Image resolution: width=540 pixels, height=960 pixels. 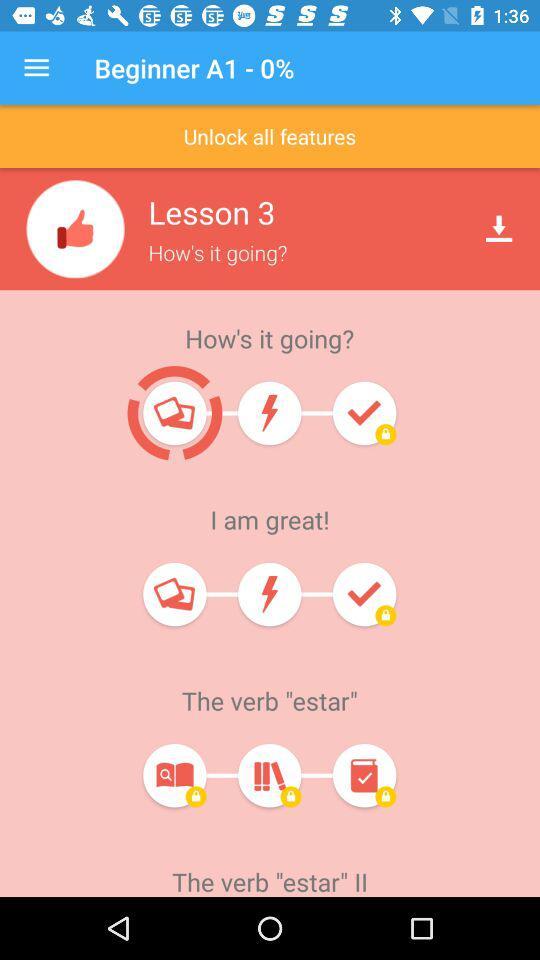 I want to click on the app next to beginner a1 - 0% app, so click(x=36, y=68).